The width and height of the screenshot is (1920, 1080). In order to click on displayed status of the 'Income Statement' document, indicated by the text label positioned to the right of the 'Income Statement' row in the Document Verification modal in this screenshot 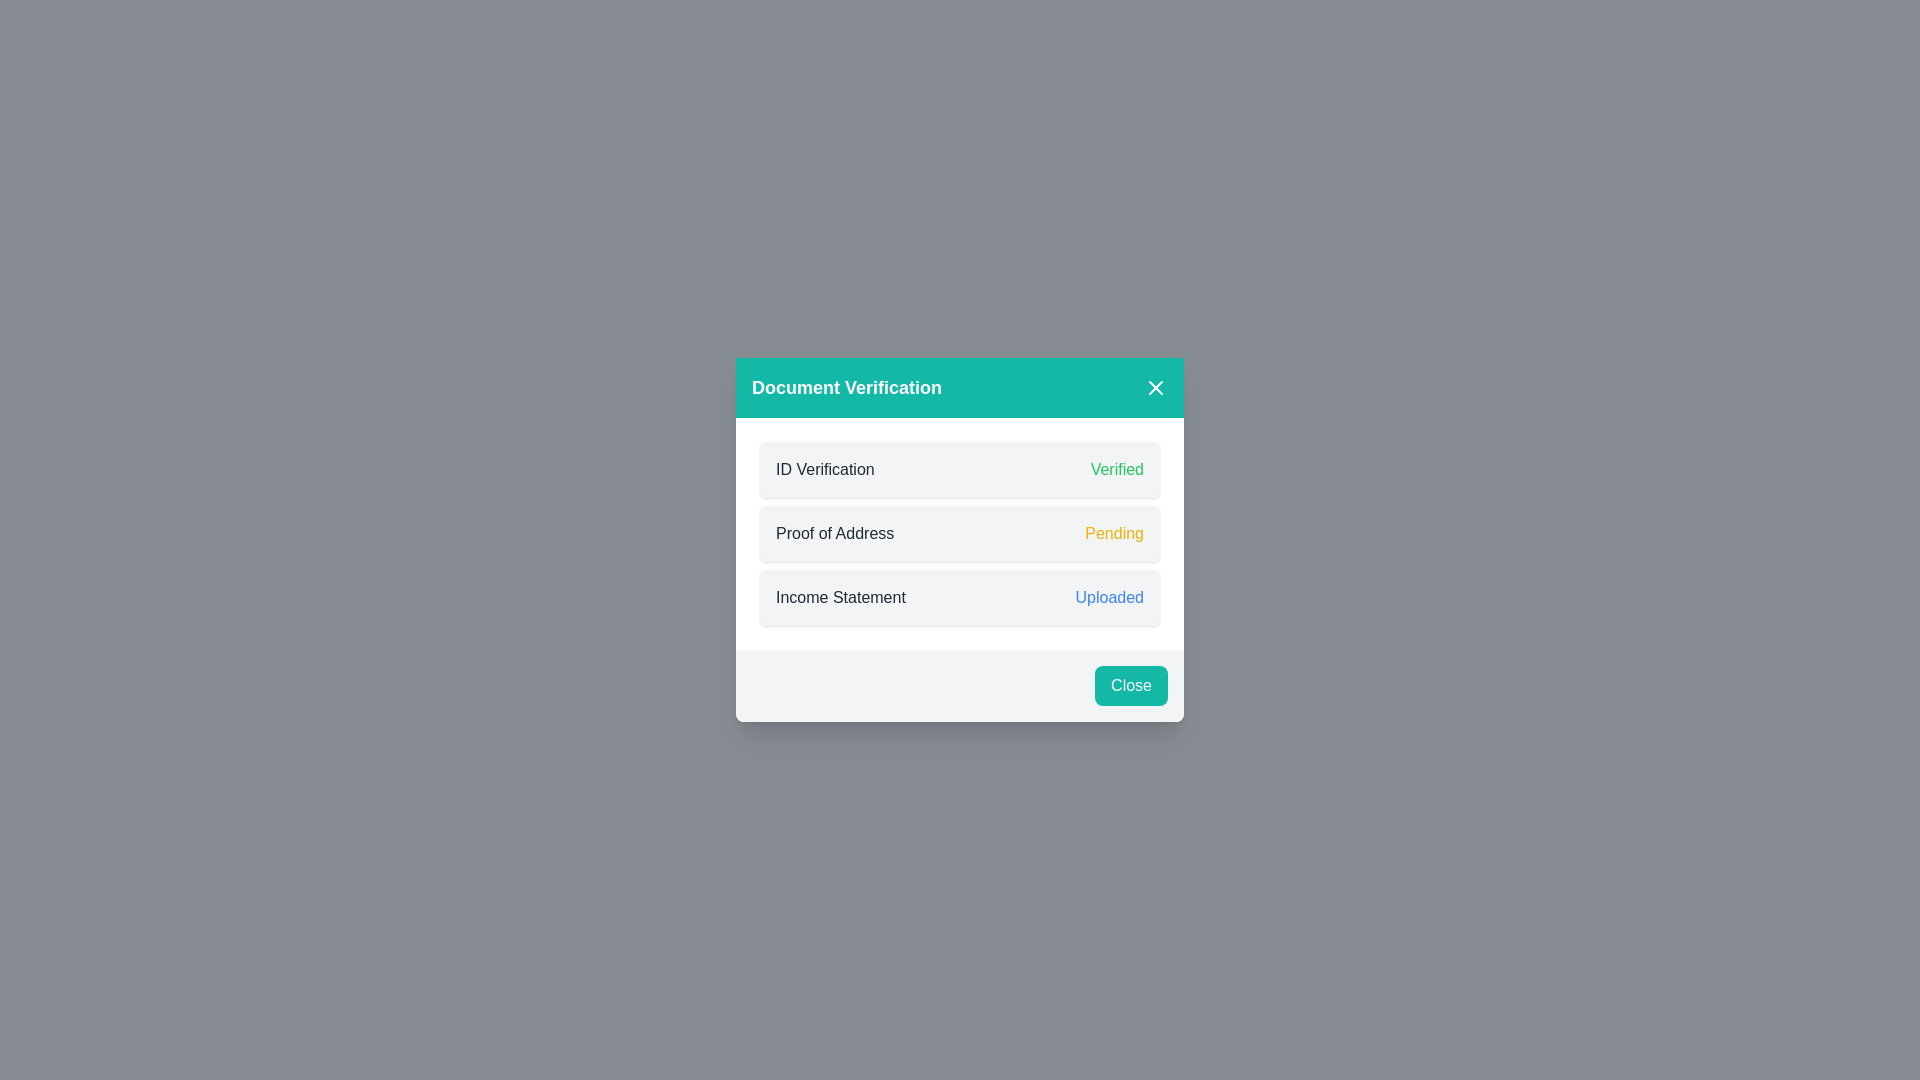, I will do `click(1108, 596)`.